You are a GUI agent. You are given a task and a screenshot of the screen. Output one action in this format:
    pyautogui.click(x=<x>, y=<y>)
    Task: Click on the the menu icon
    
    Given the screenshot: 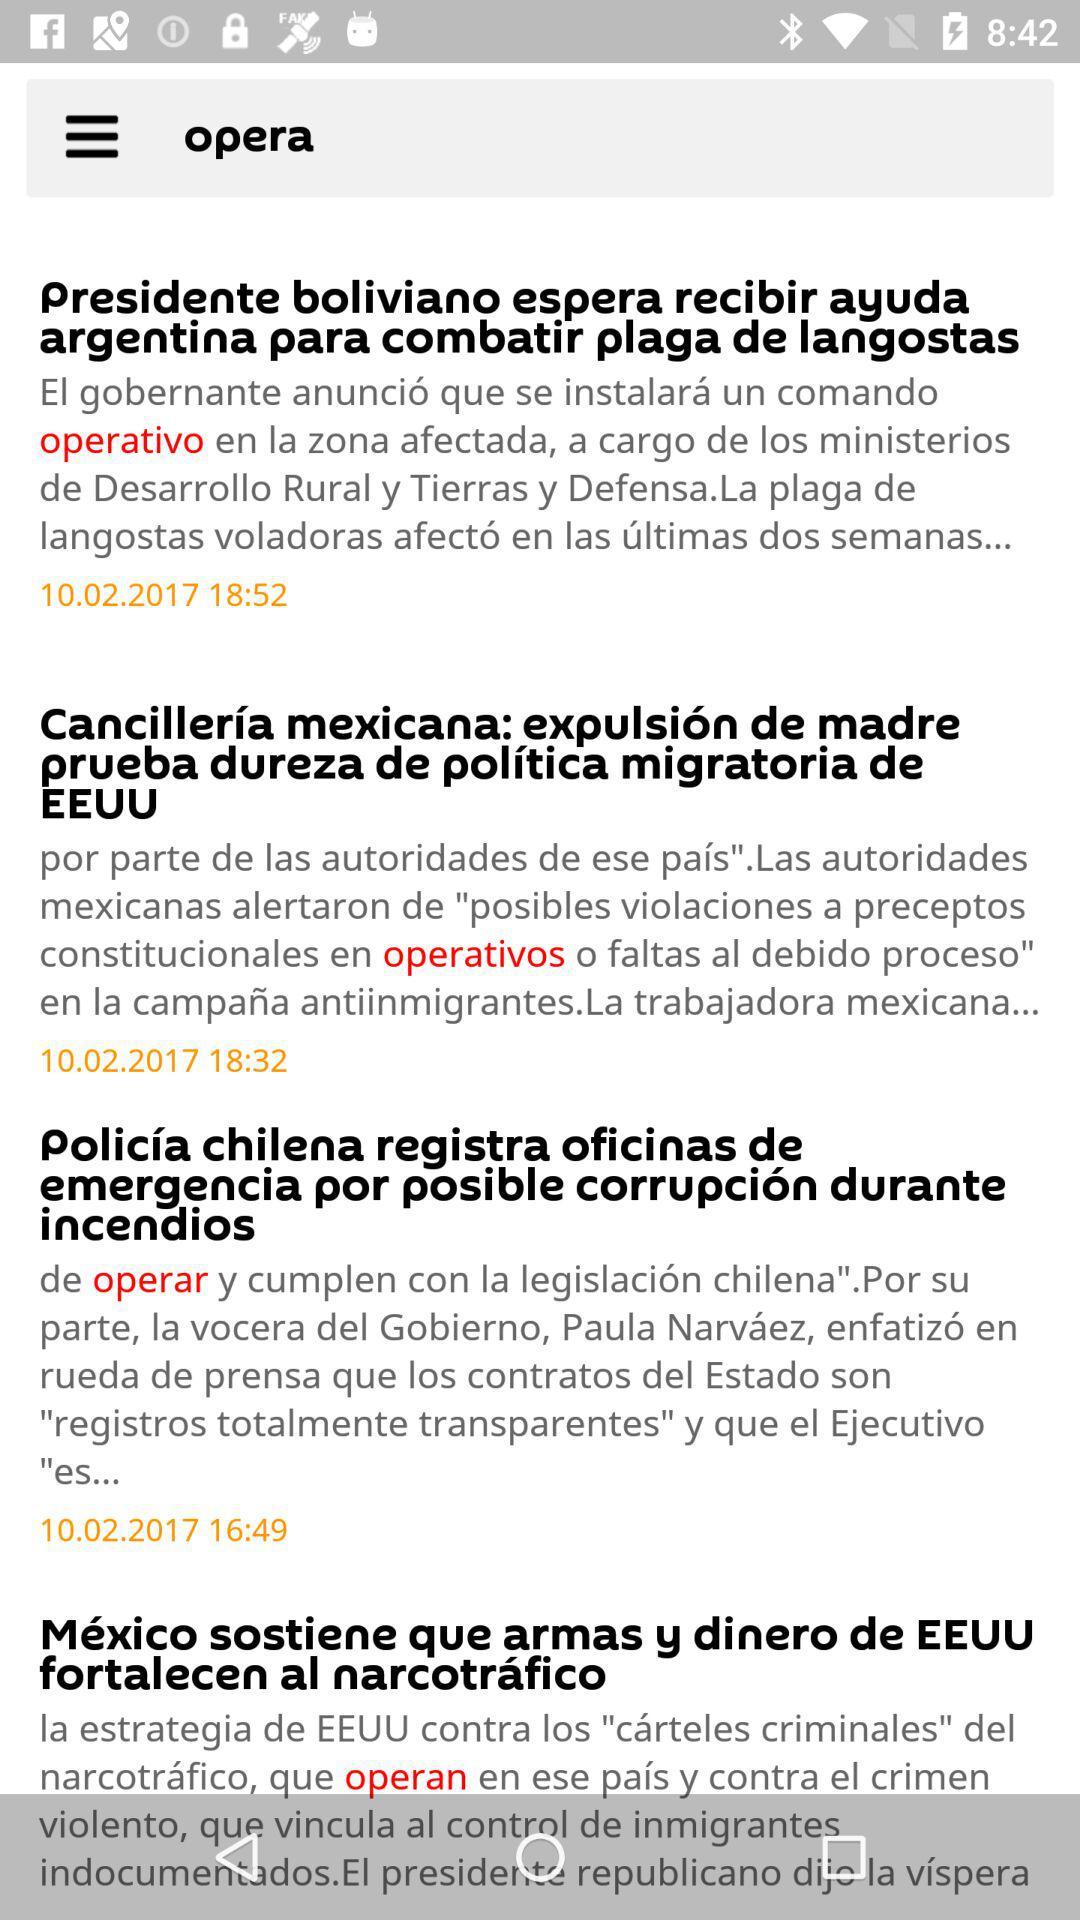 What is the action you would take?
    pyautogui.click(x=91, y=143)
    